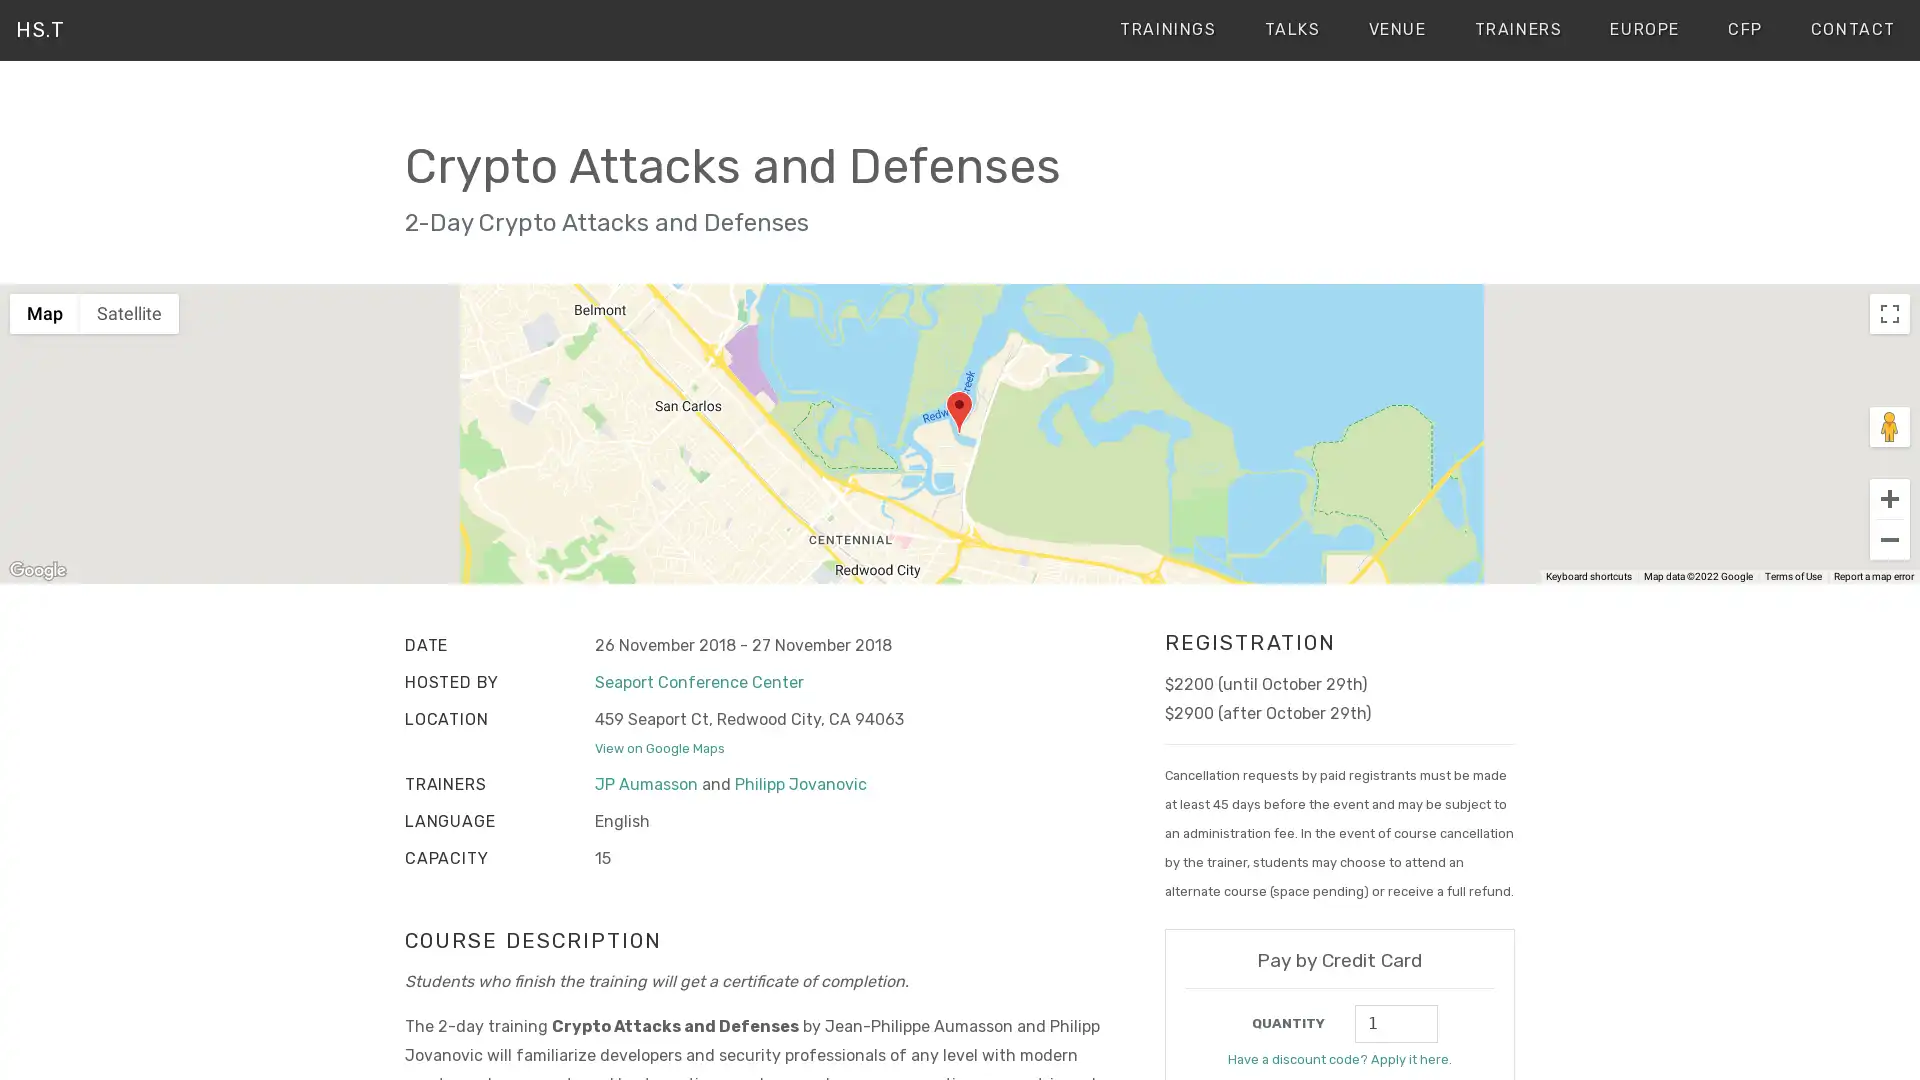  What do you see at coordinates (1889, 496) in the screenshot?
I see `Zoom in` at bounding box center [1889, 496].